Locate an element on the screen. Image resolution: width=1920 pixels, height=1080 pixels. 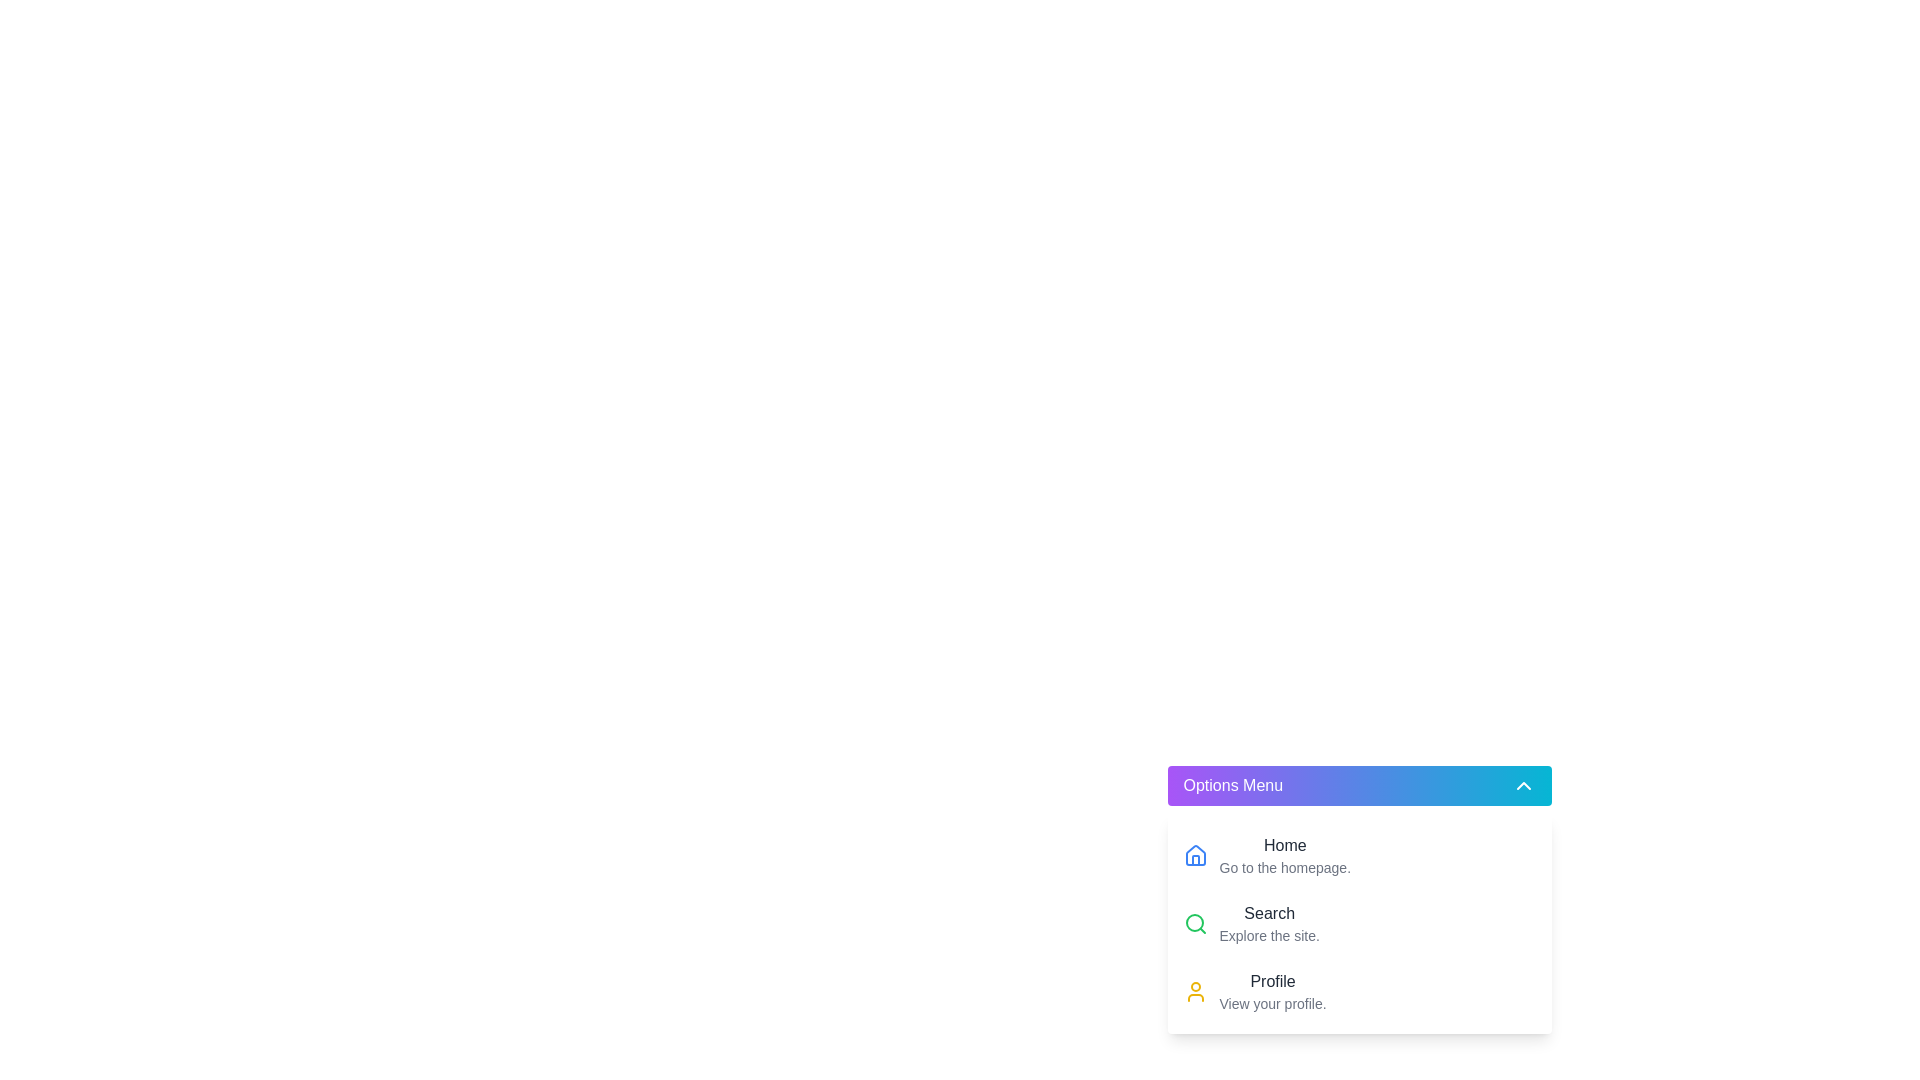
the 'Search' menu item in the dropdown menu is located at coordinates (1268, 924).